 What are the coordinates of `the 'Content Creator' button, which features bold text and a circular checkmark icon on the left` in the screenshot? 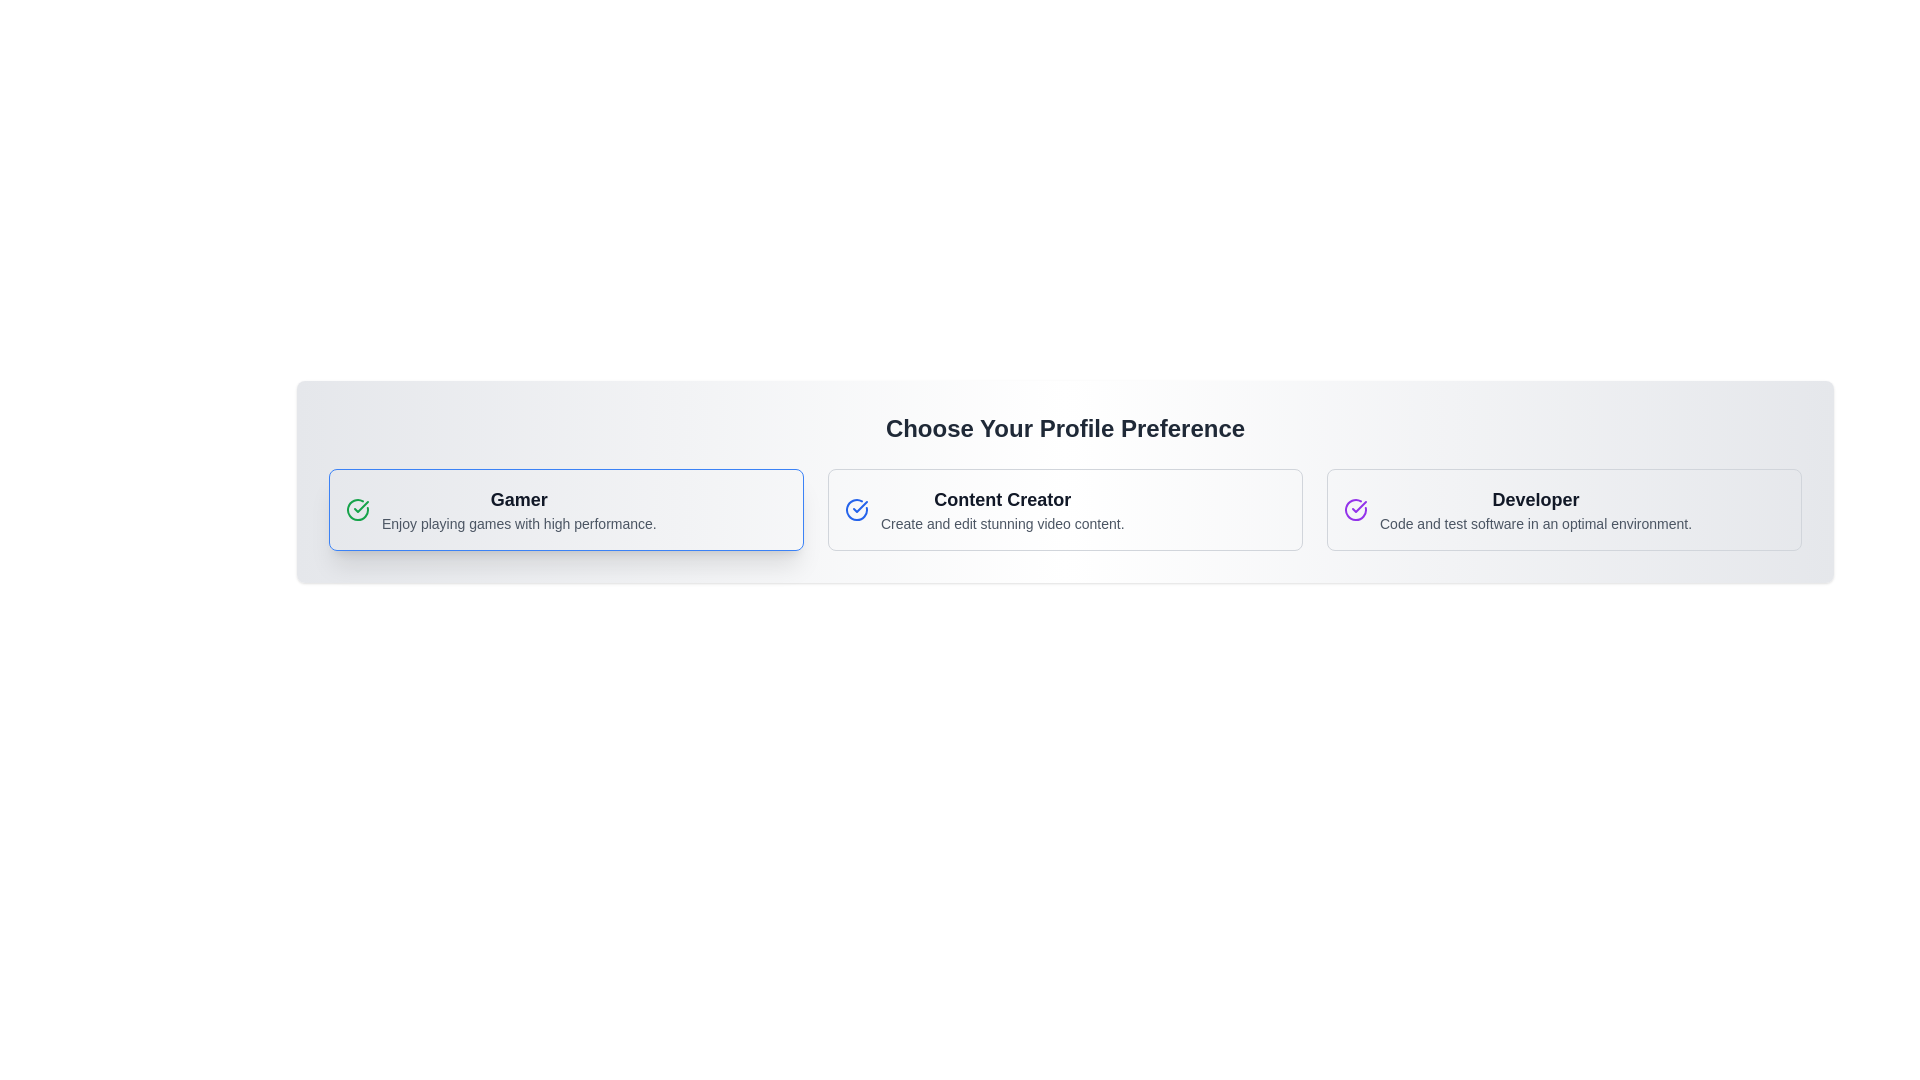 It's located at (1064, 508).